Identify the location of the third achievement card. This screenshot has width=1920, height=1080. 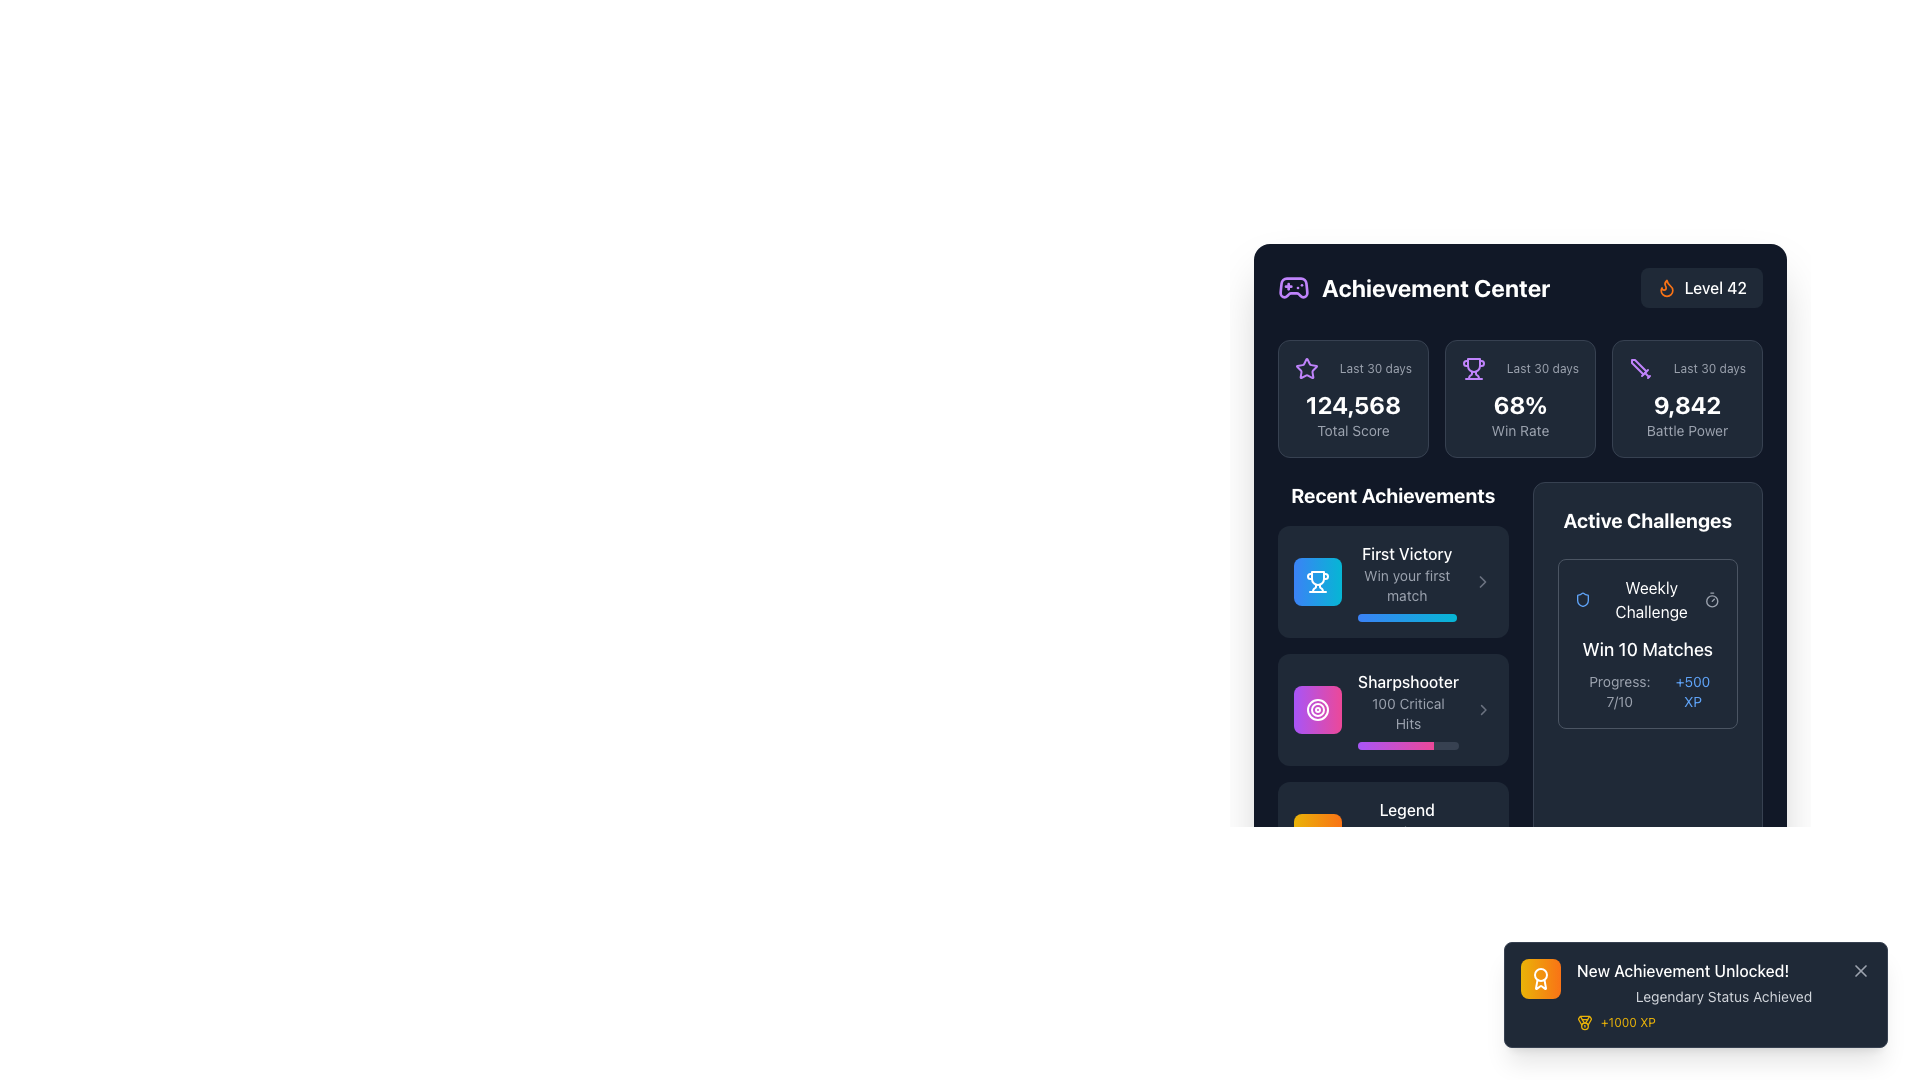
(1392, 837).